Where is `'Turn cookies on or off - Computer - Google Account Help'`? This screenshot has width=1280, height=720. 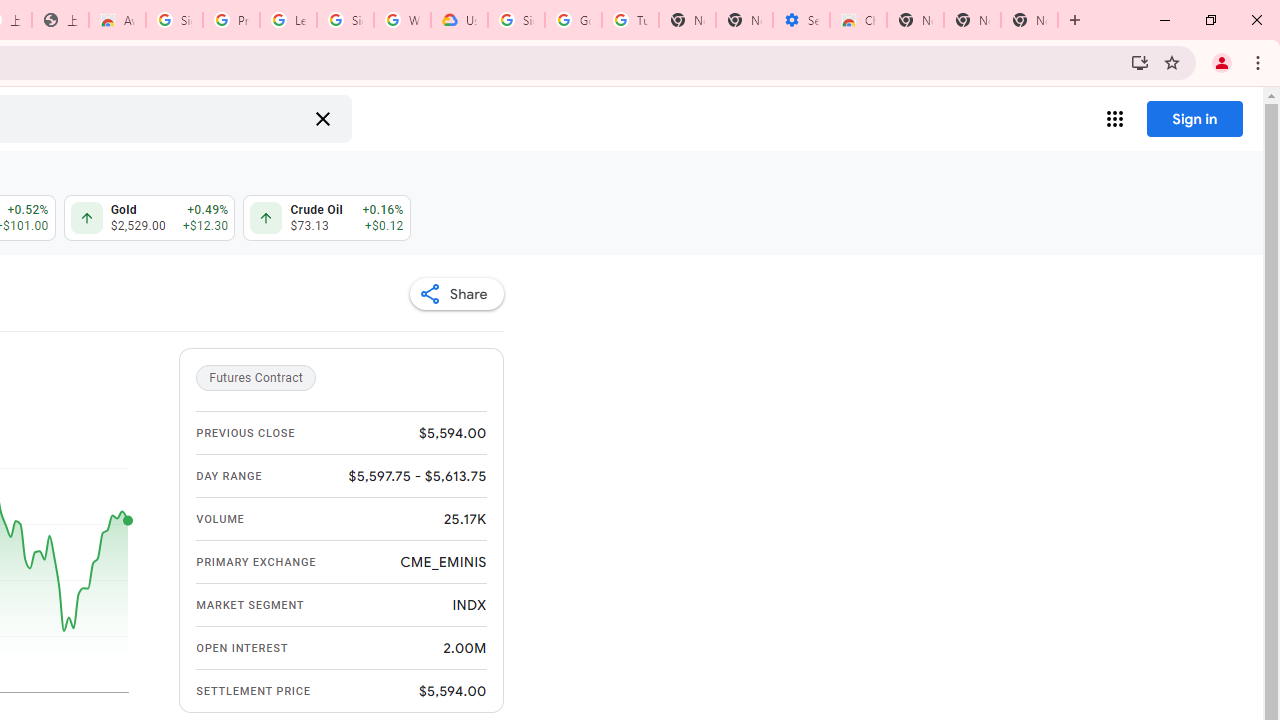 'Turn cookies on or off - Computer - Google Account Help' is located at coordinates (629, 20).